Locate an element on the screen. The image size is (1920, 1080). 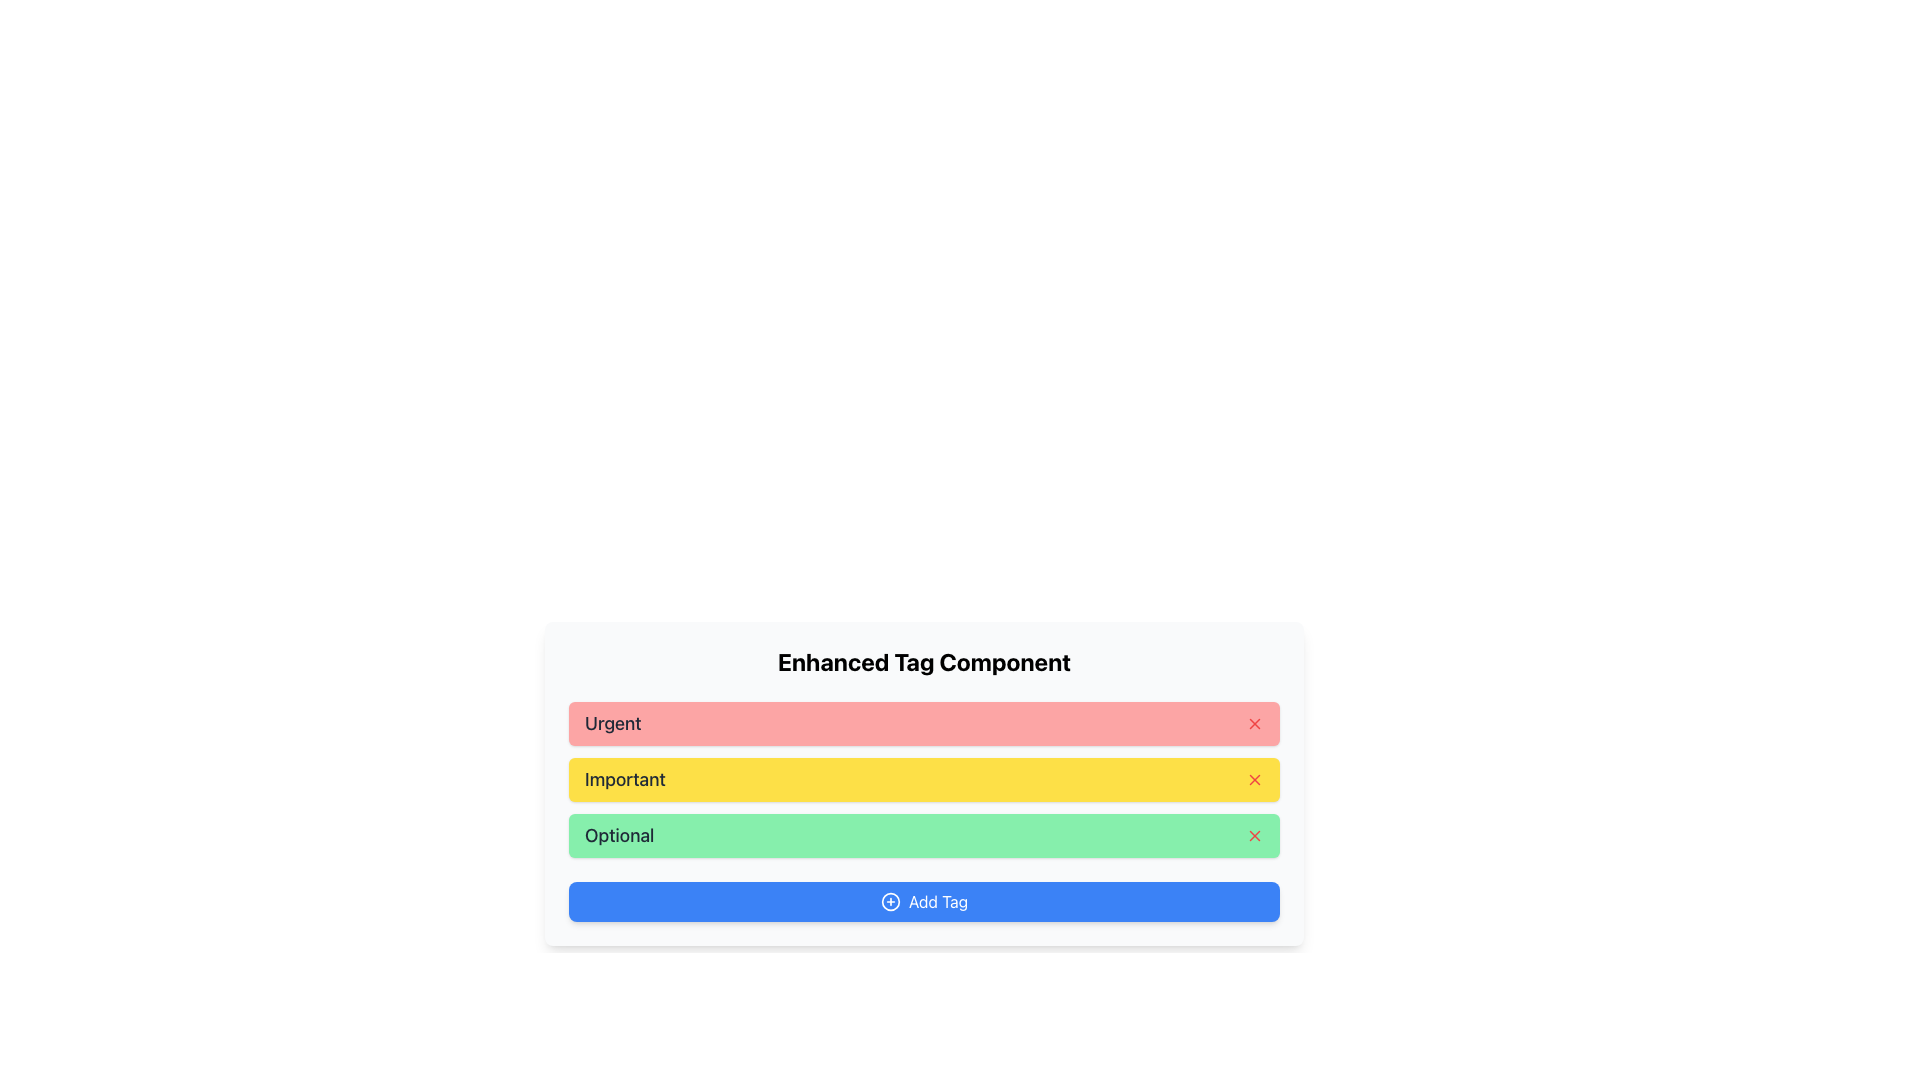
the small red 'X' icon located at the rightmost end of the green rectangle labeled 'Optional' in the vertically stacked list under 'Enhanced Tag Component' is located at coordinates (1253, 836).